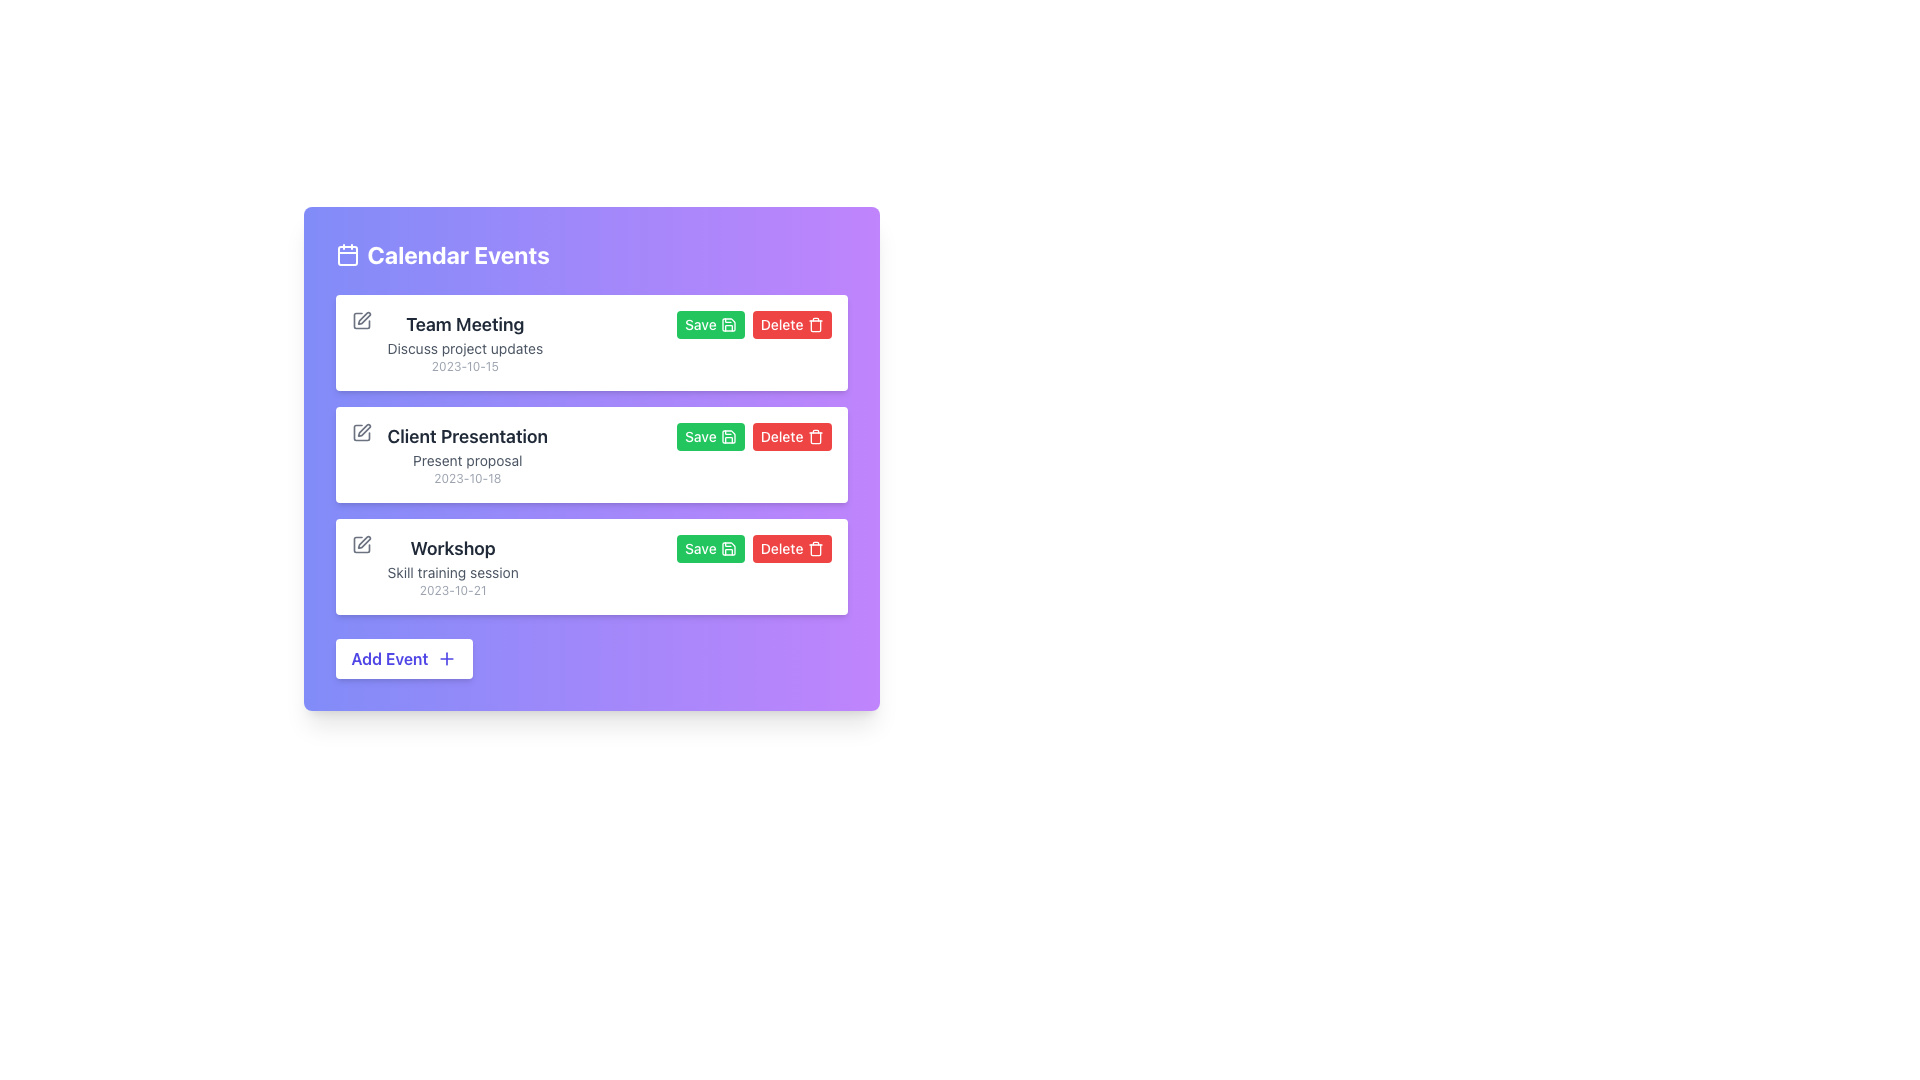 This screenshot has width=1920, height=1080. Describe the element at coordinates (710, 548) in the screenshot. I see `the 'Save' button located in the lower section of the 'Workshop' event card to observe the hover effect` at that location.